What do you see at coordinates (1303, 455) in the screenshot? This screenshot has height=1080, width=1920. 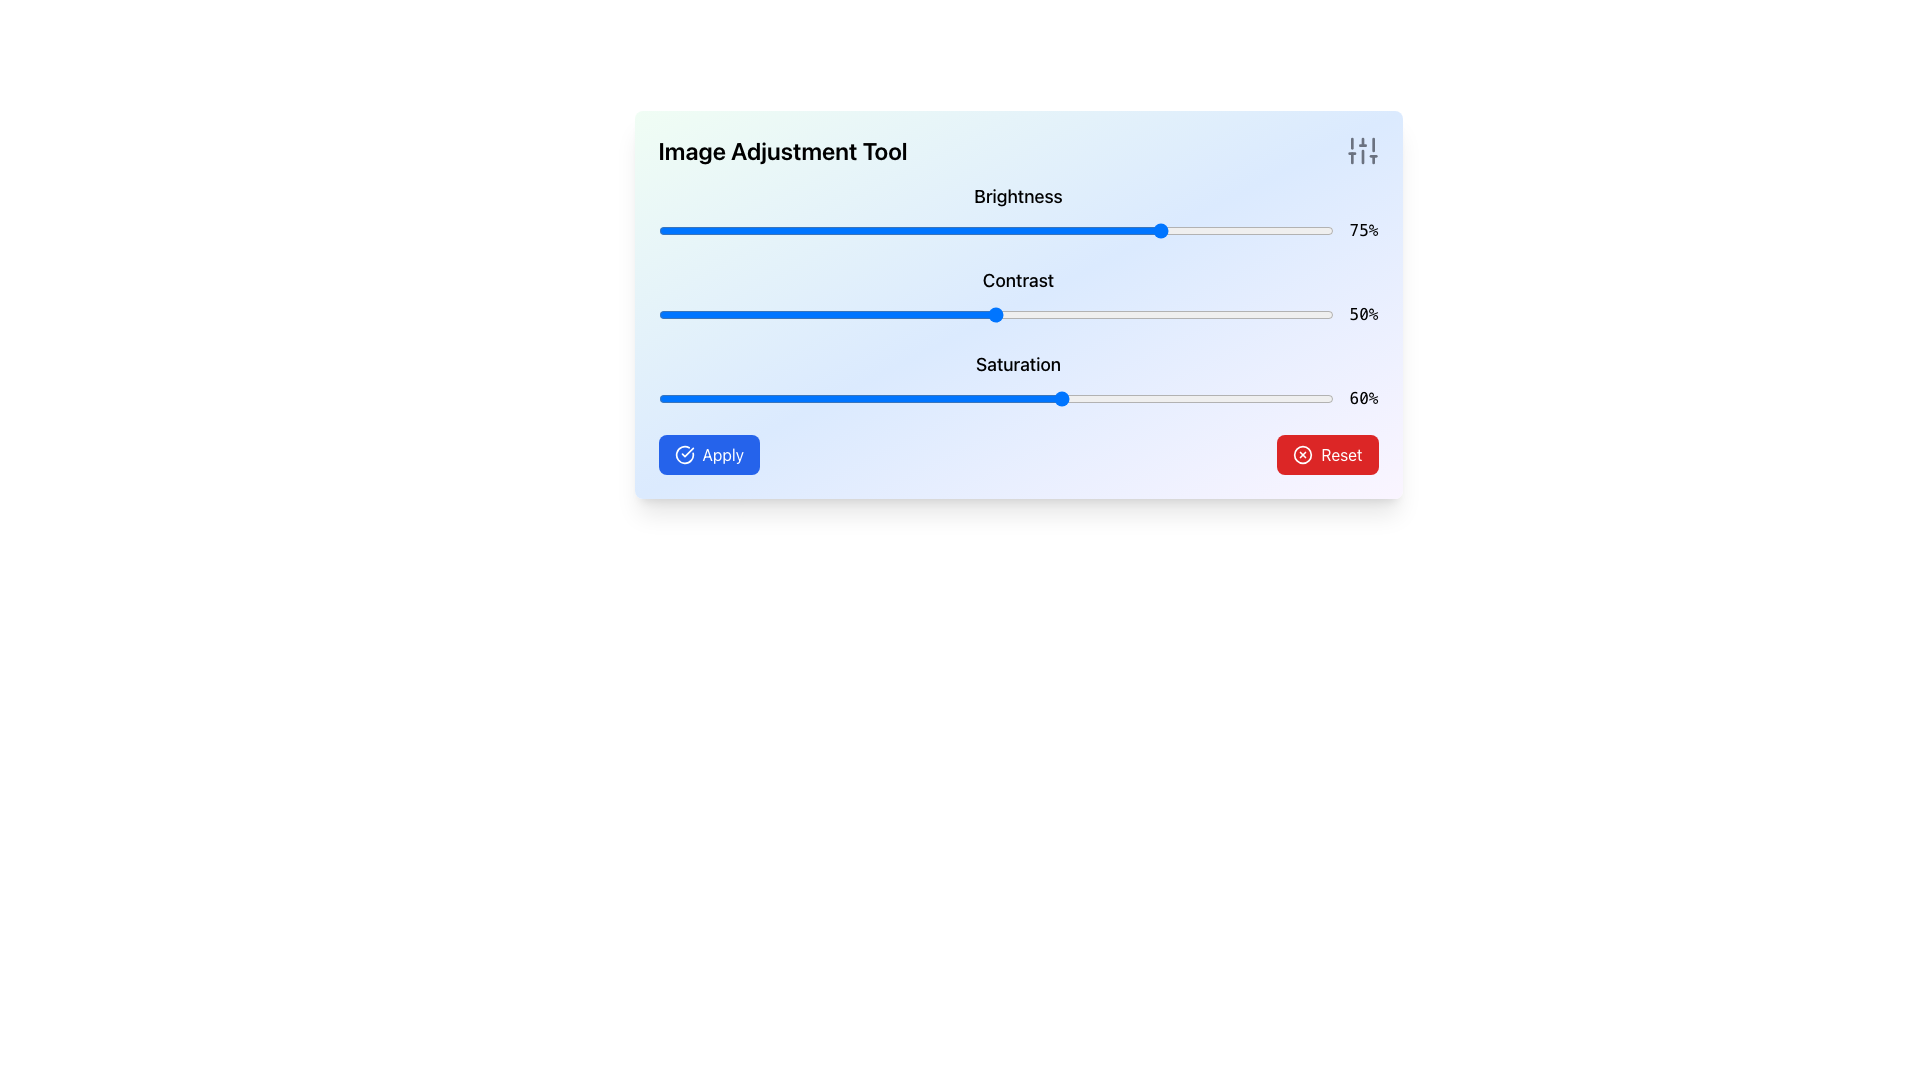 I see `the circular red icon with a white cross symbol, which indicates a cancel or reset action, located to the left of the 'Reset' text within a rectangular red button in the bottom-right corner of the interface` at bounding box center [1303, 455].